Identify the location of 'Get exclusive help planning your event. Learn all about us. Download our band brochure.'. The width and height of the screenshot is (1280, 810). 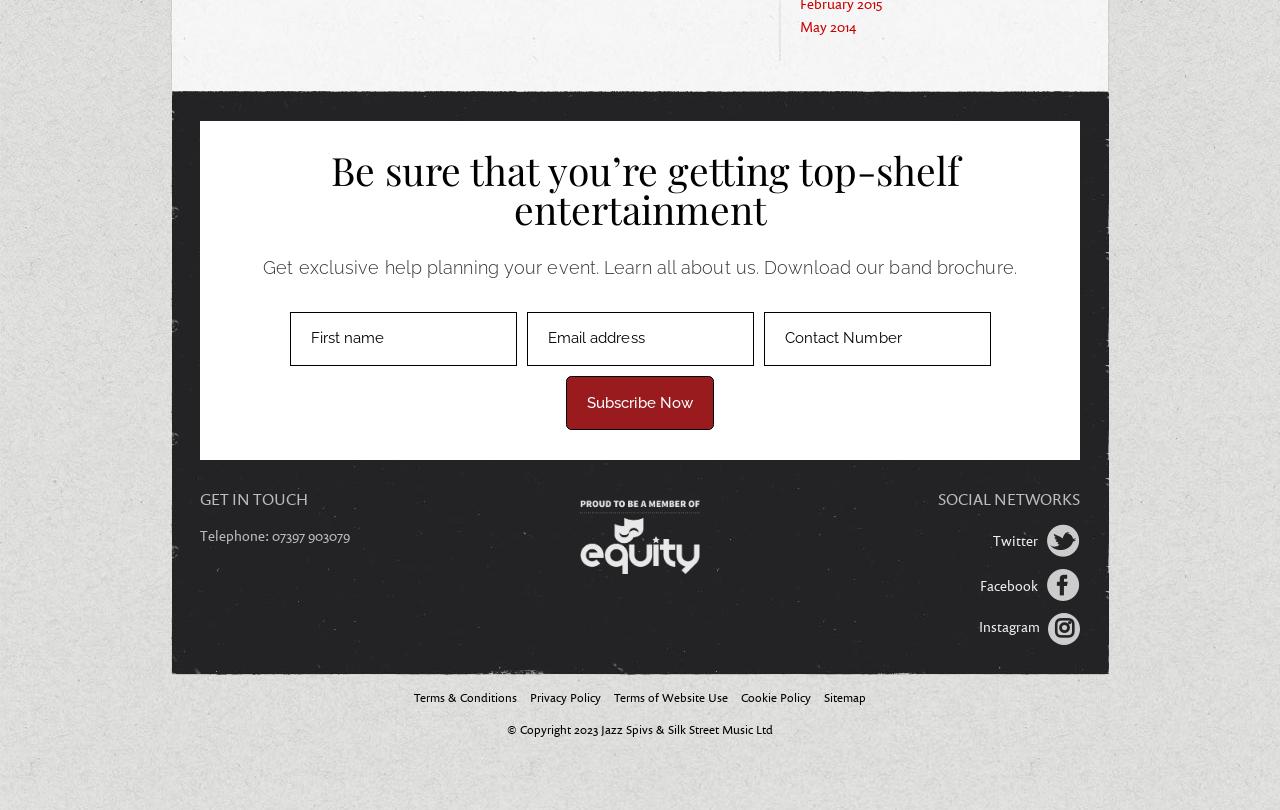
(638, 265).